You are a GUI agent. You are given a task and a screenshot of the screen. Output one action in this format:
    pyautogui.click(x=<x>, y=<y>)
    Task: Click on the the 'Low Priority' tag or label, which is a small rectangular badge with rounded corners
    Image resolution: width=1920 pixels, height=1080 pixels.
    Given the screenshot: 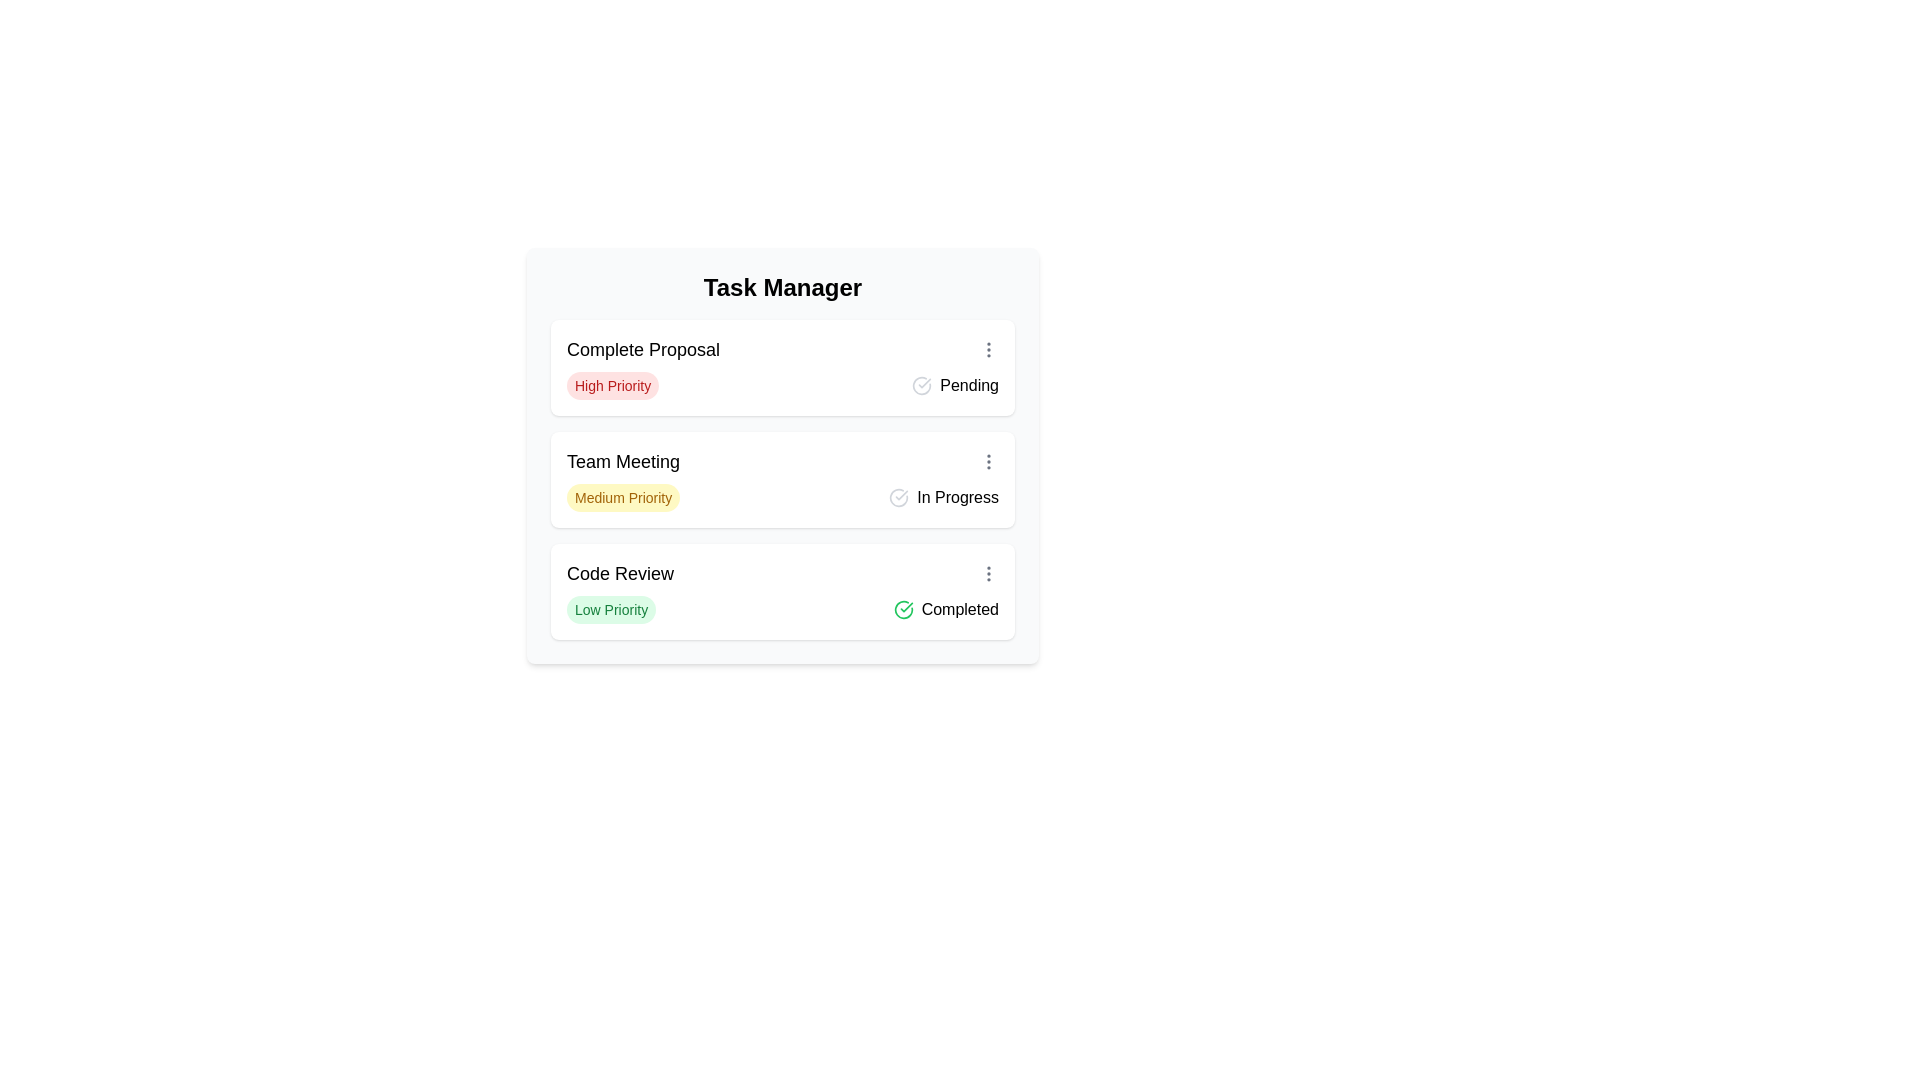 What is the action you would take?
    pyautogui.click(x=610, y=608)
    